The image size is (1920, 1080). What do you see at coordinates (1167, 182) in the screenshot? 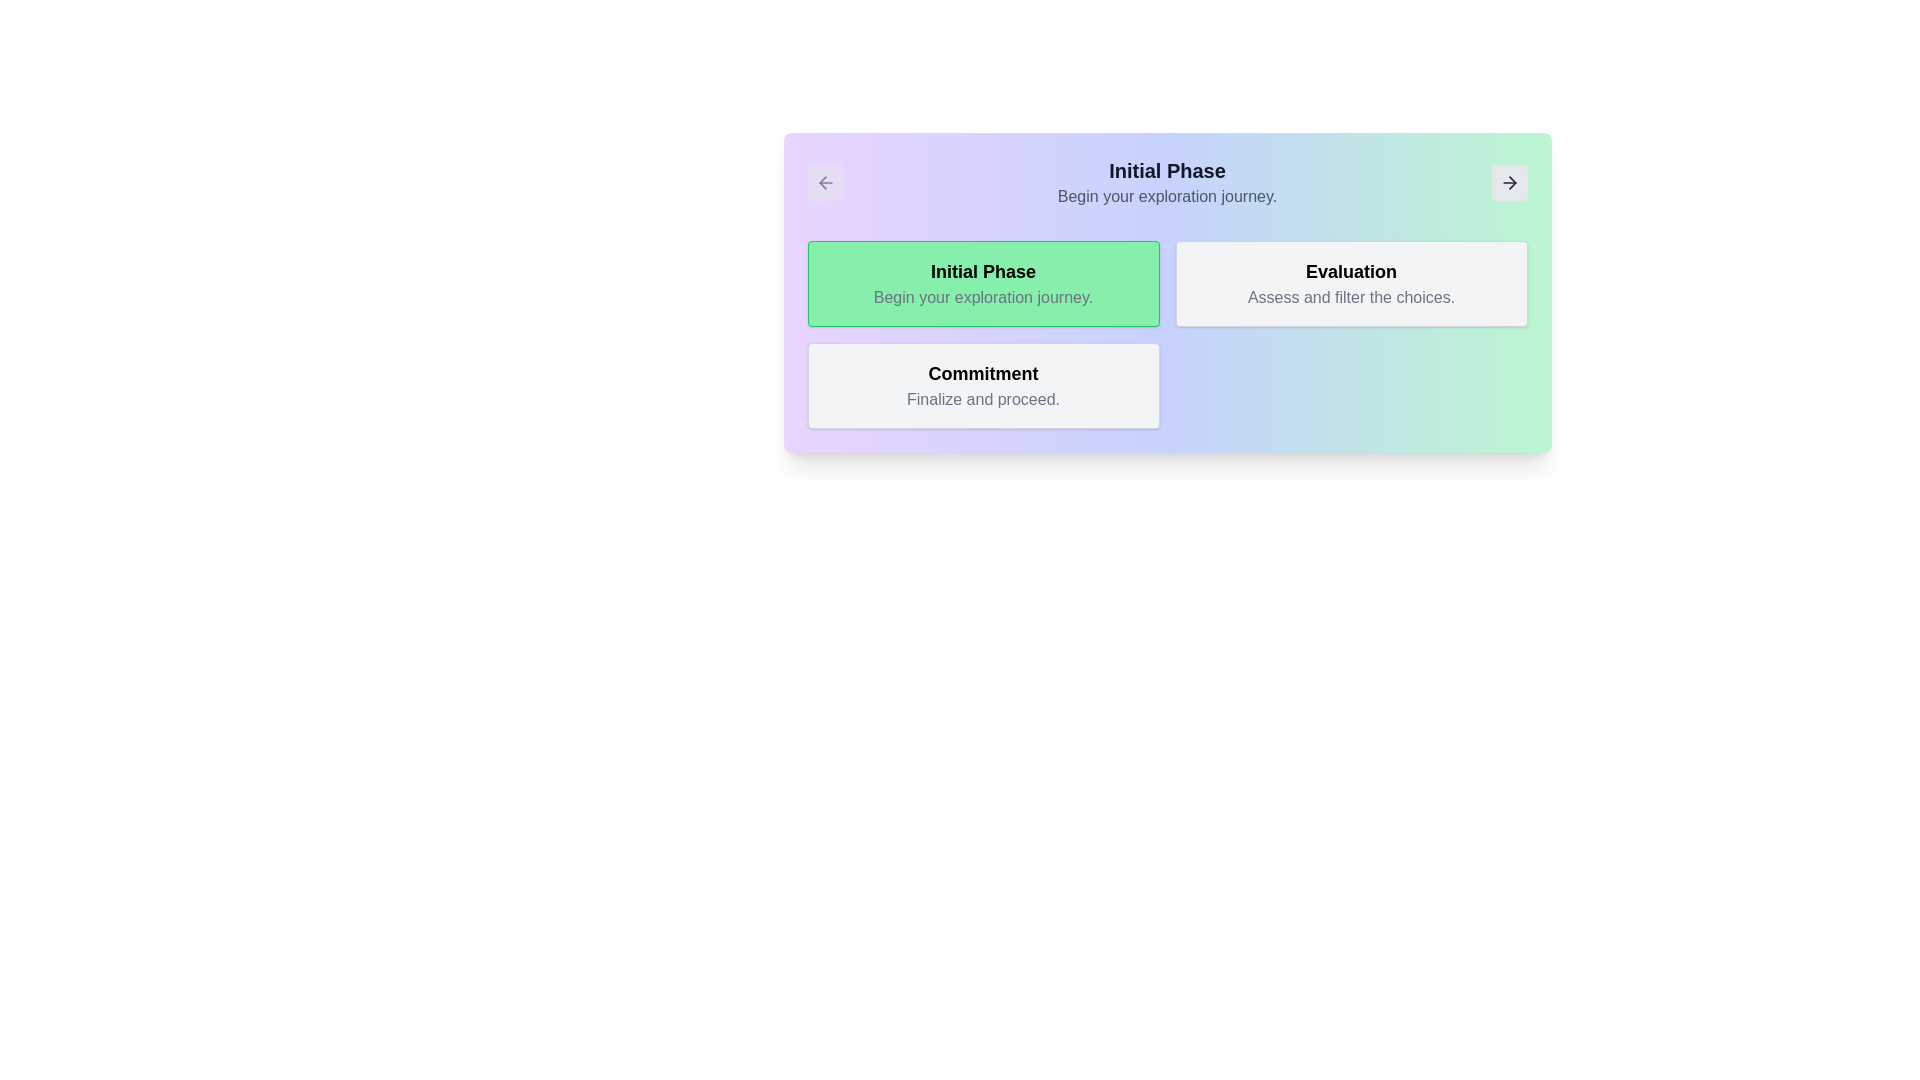
I see `textual content from the text display block titled 'Initial Phase' with the subtitle 'Begin your exploration journey.'` at bounding box center [1167, 182].